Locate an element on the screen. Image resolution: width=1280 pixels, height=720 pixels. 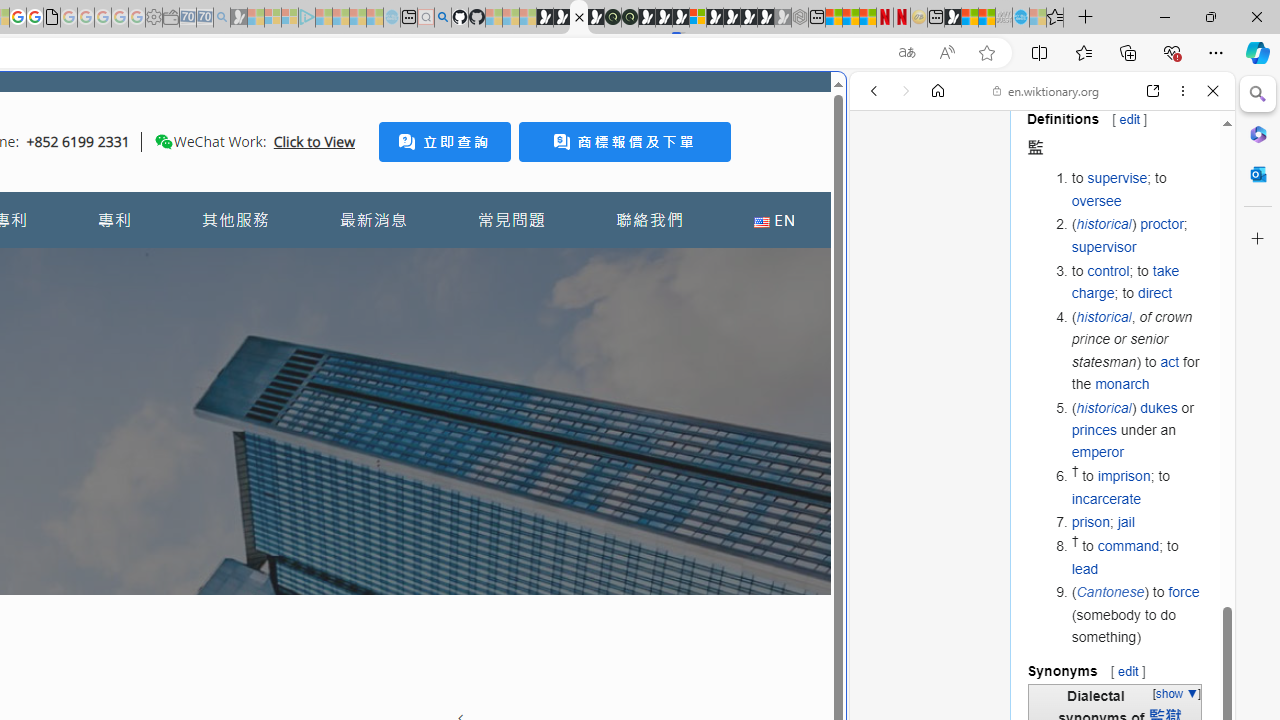
'prison; jail' is located at coordinates (1137, 521).